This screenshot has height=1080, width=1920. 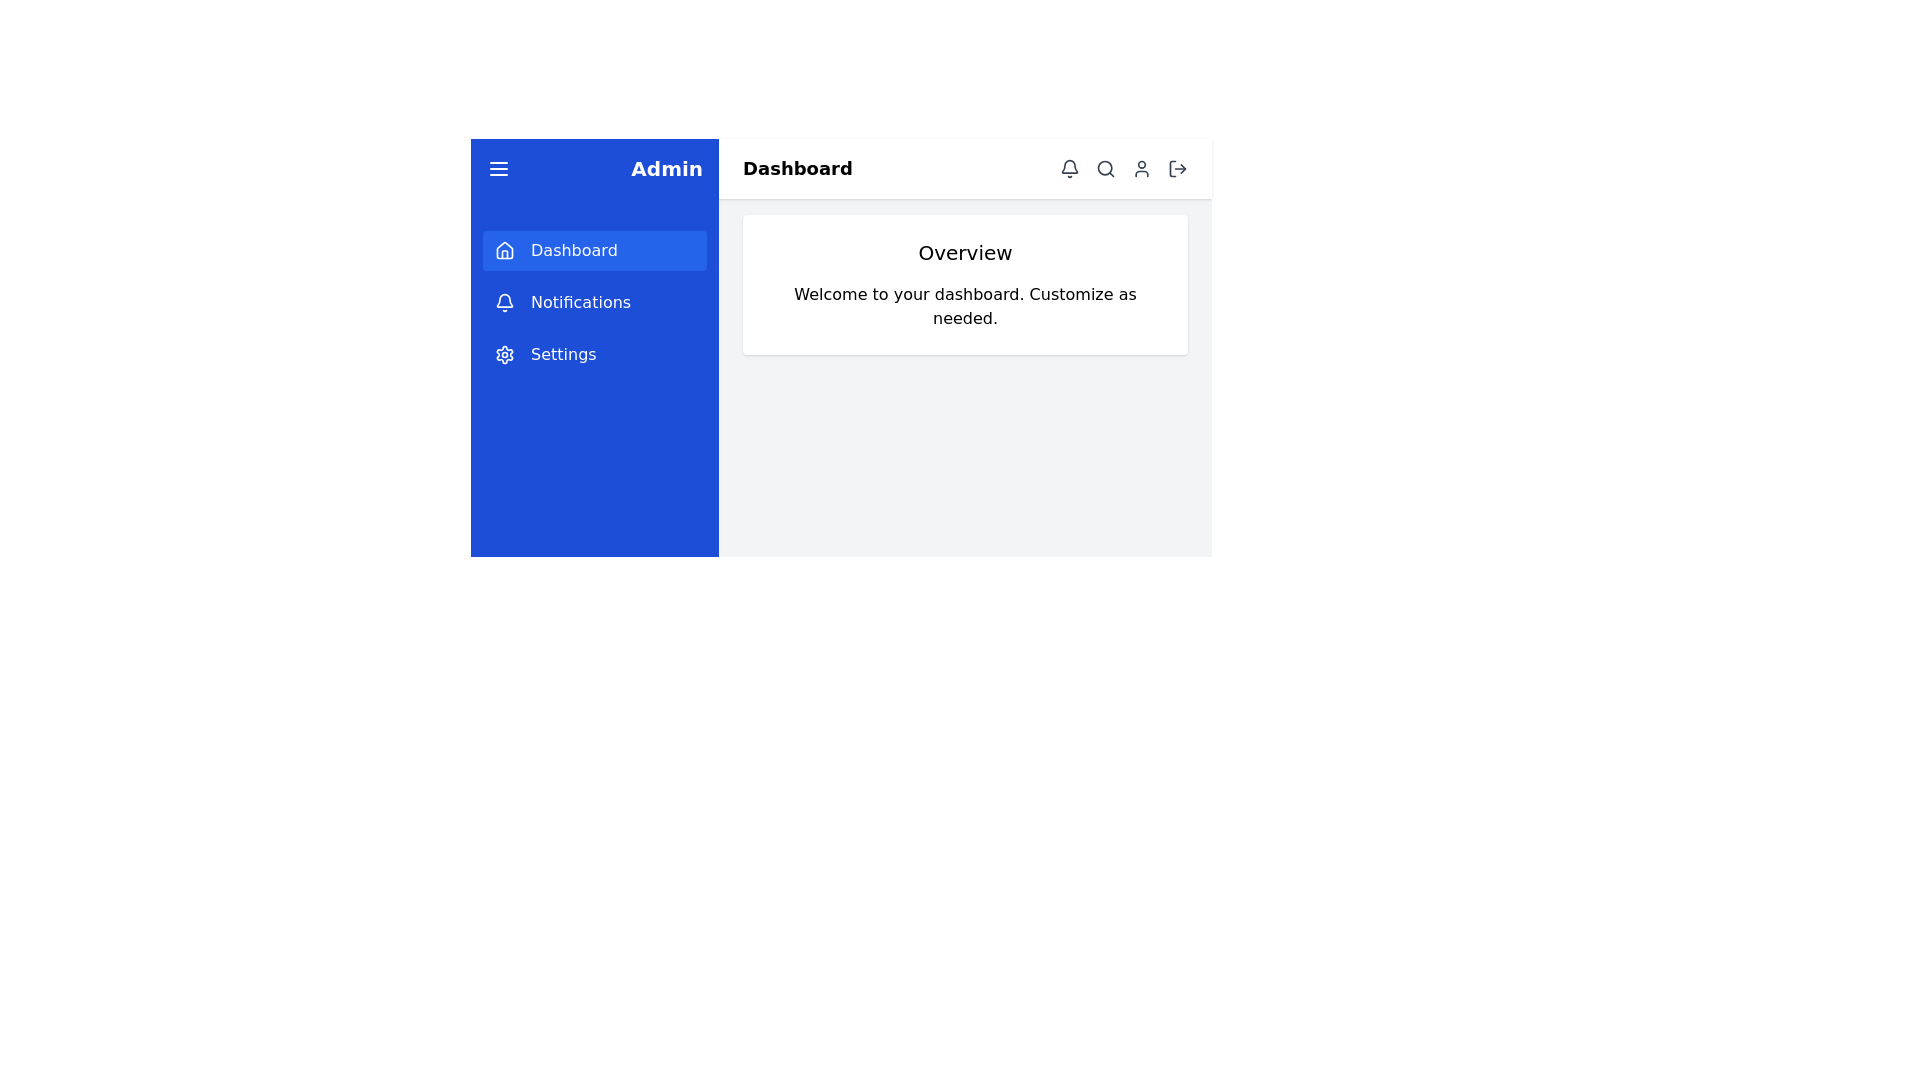 I want to click on the gear-shaped settings icon located in the sidebar menu, specifically below the 'Notifications' section and aligned with the 'Settings' label, so click(x=504, y=353).